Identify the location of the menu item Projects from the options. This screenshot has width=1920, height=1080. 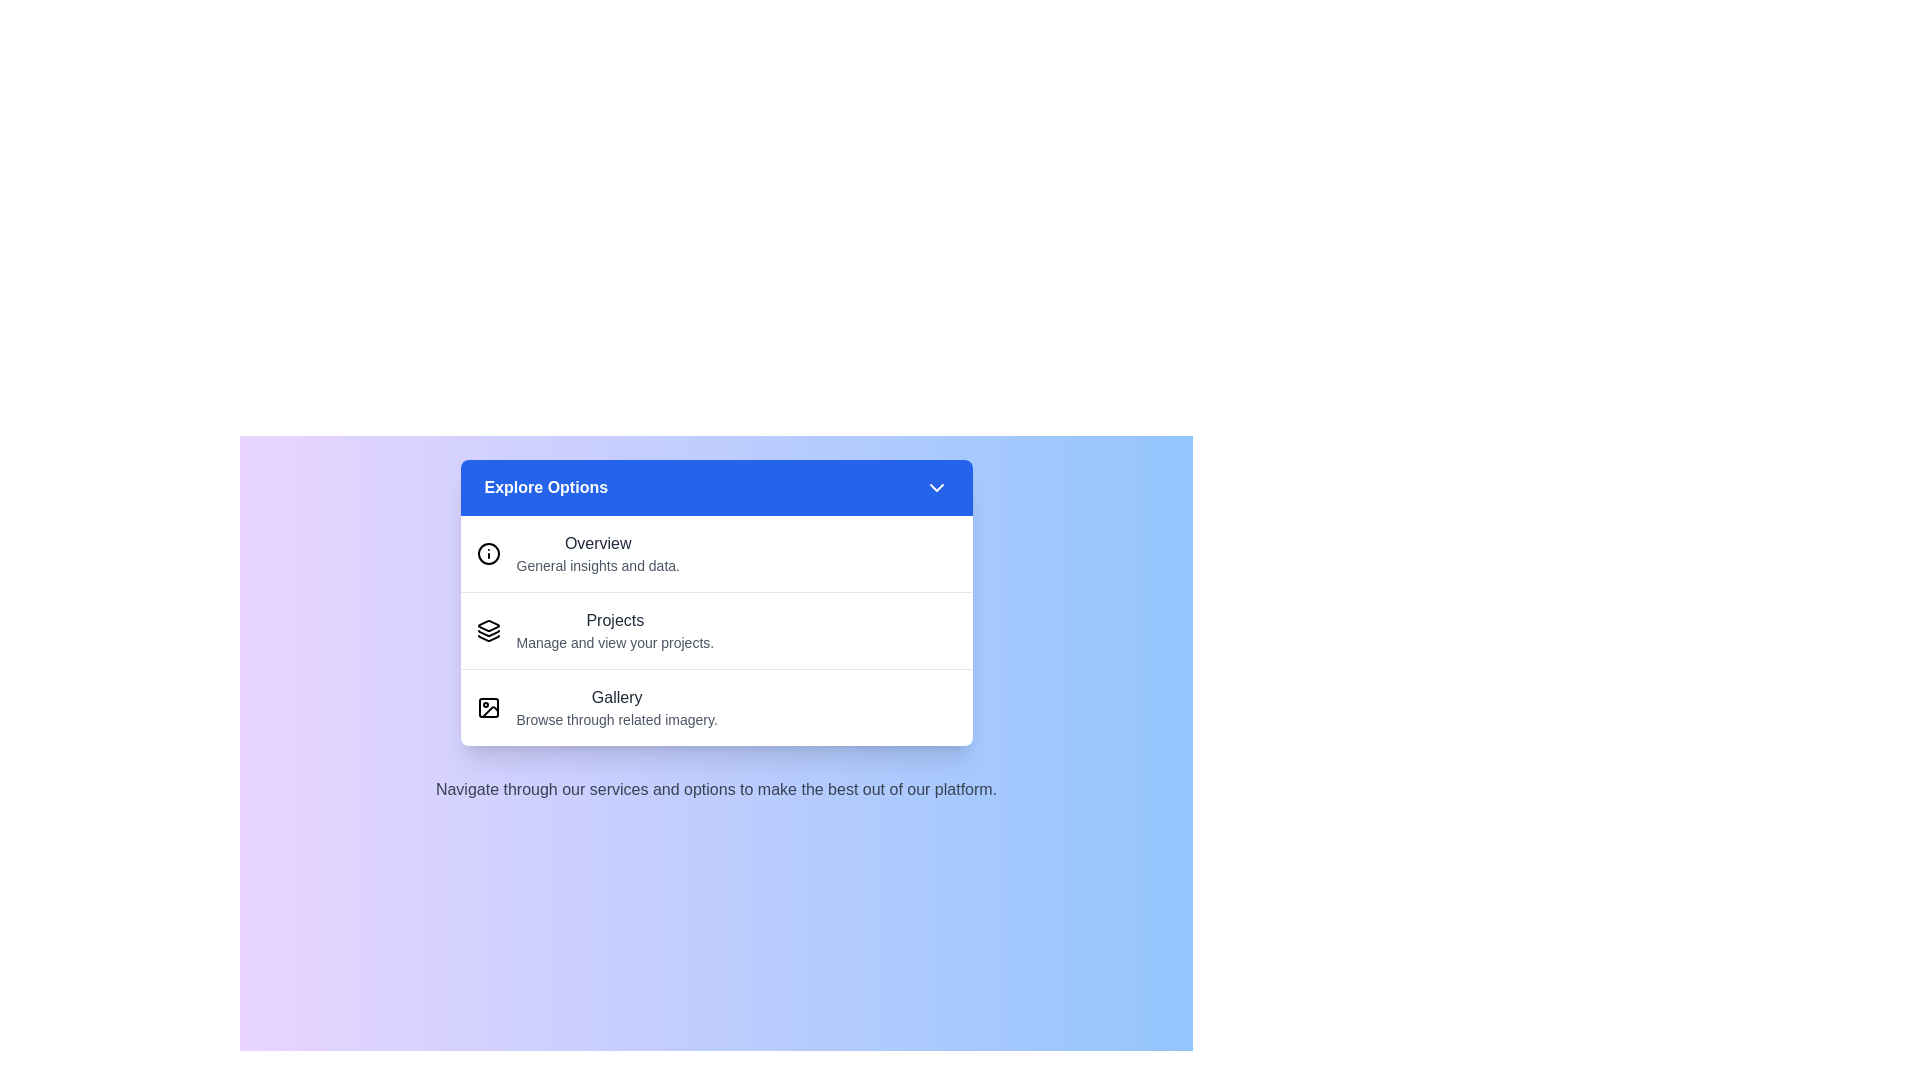
(613, 631).